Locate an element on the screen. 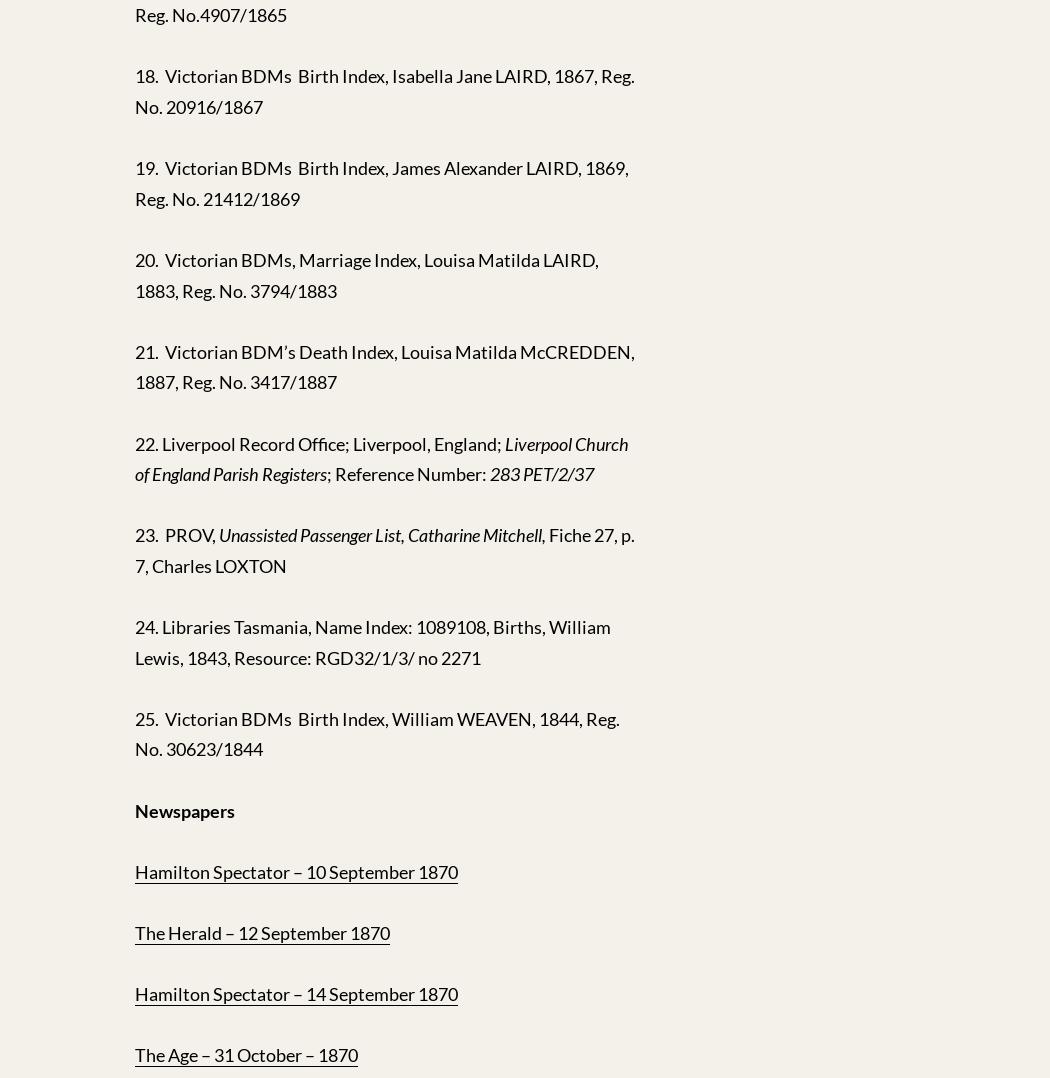 The height and width of the screenshot is (1078, 1050). 'Fiche 27, p. 7, Charles LOXTON' is located at coordinates (385, 548).